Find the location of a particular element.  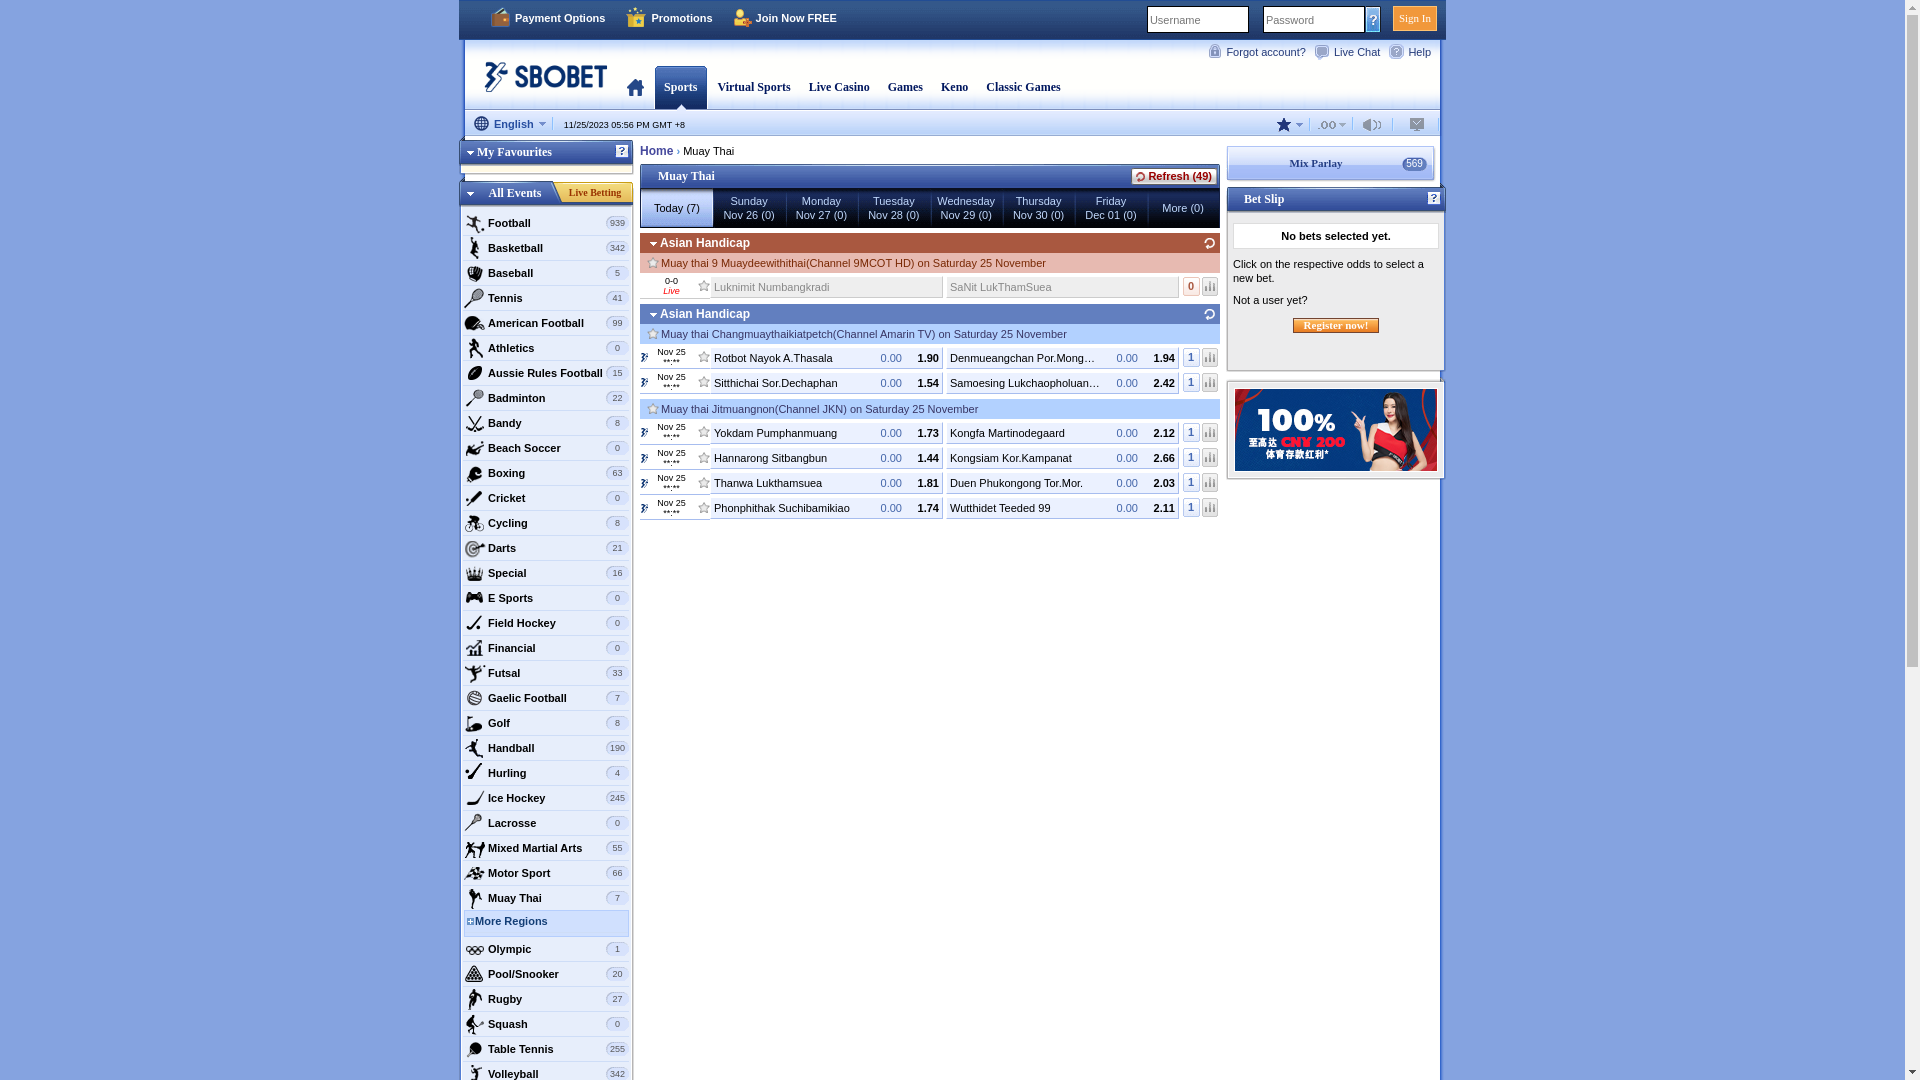

'Keno' is located at coordinates (953, 86).